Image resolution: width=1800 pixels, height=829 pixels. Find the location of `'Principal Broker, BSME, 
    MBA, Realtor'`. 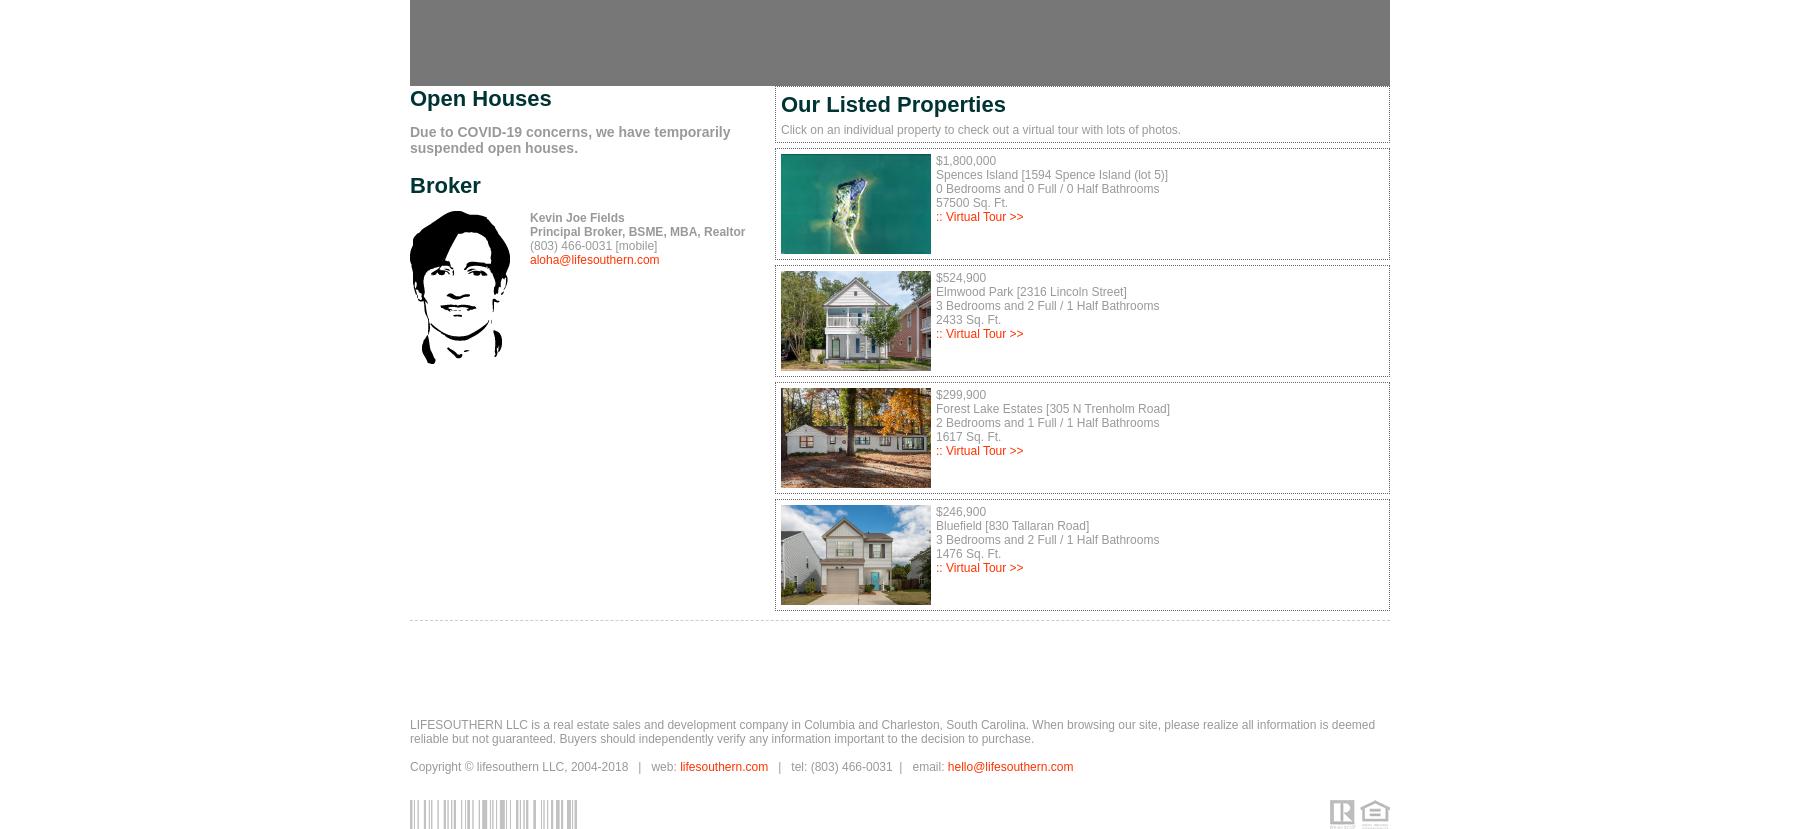

'Principal Broker, BSME, 
    MBA, Realtor' is located at coordinates (637, 232).